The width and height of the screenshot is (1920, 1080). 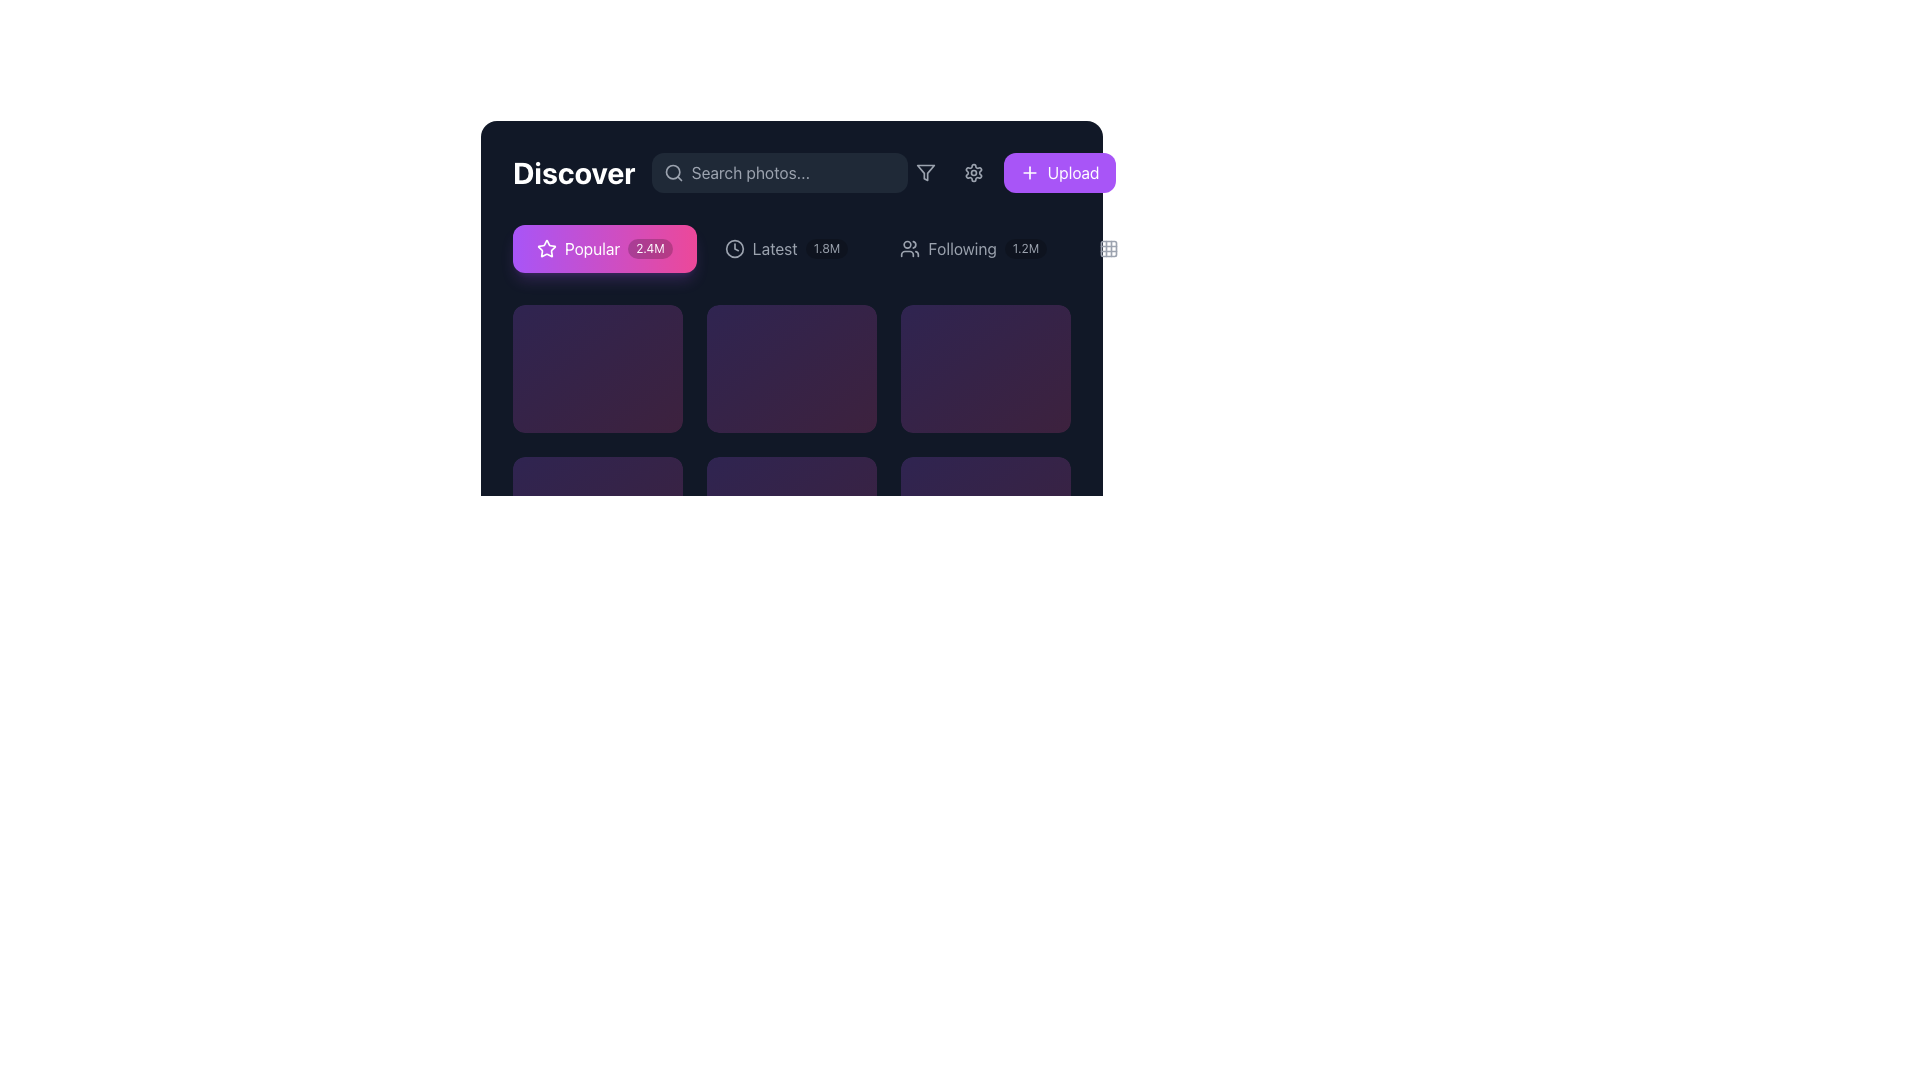 I want to click on the circular clock icon representing 'Latest' content, located in the top navigation area between 'Popular' and 'Following', so click(x=733, y=248).